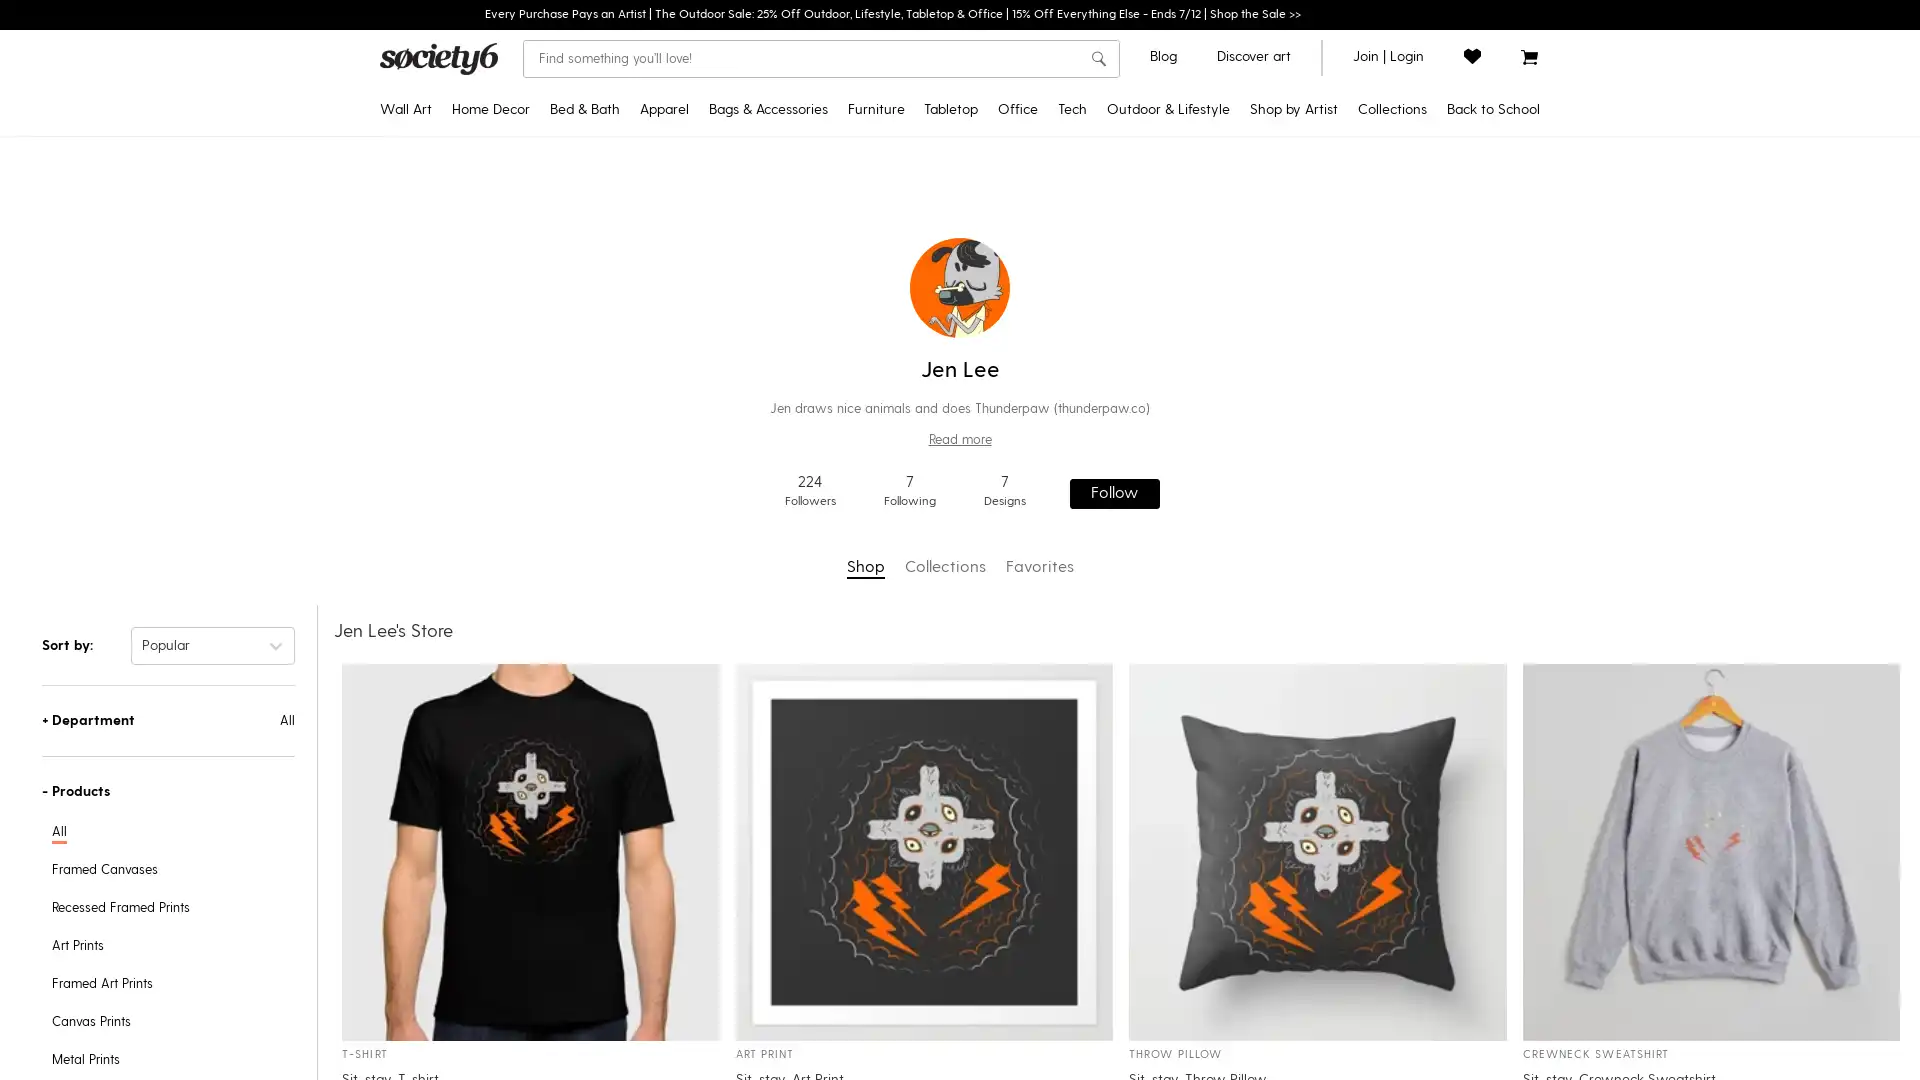 This screenshot has width=1920, height=1080. I want to click on Framed Canvas Prints, so click(470, 289).